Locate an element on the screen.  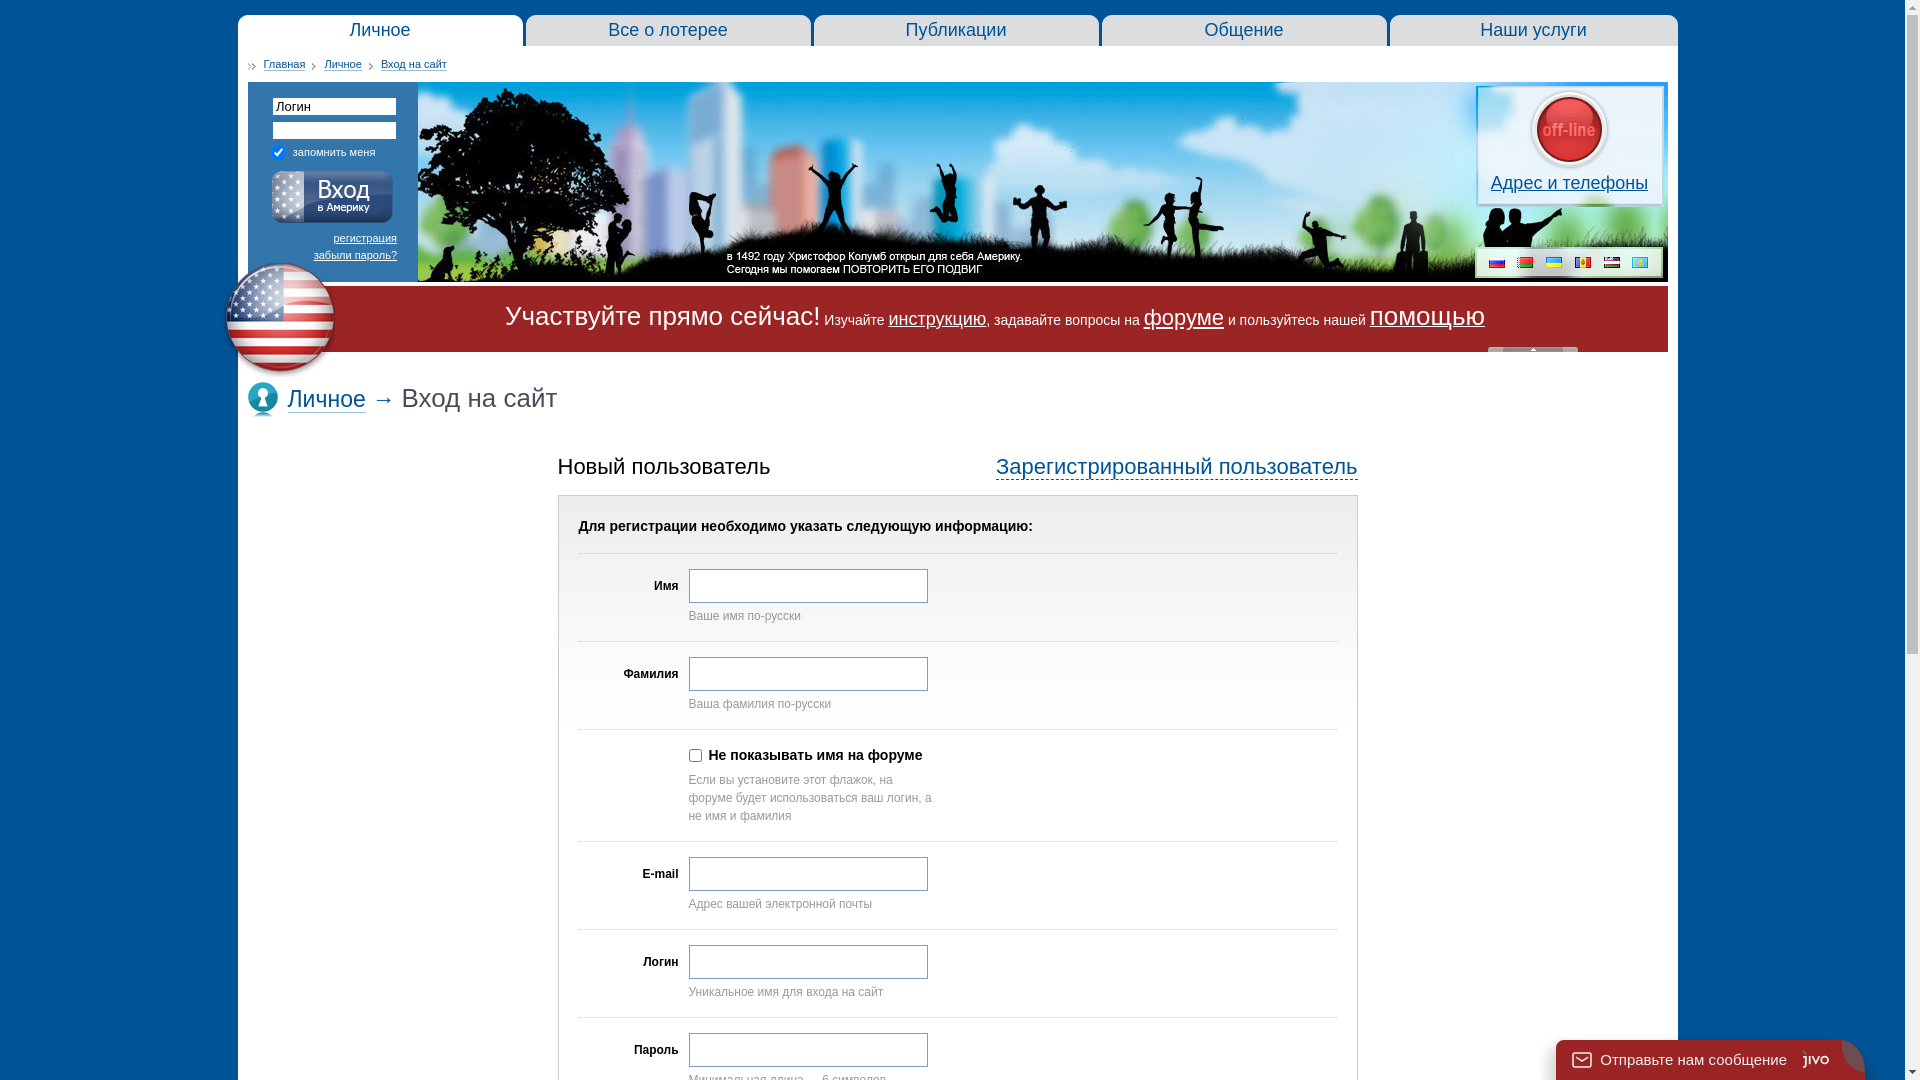
'ru' is located at coordinates (1497, 263).